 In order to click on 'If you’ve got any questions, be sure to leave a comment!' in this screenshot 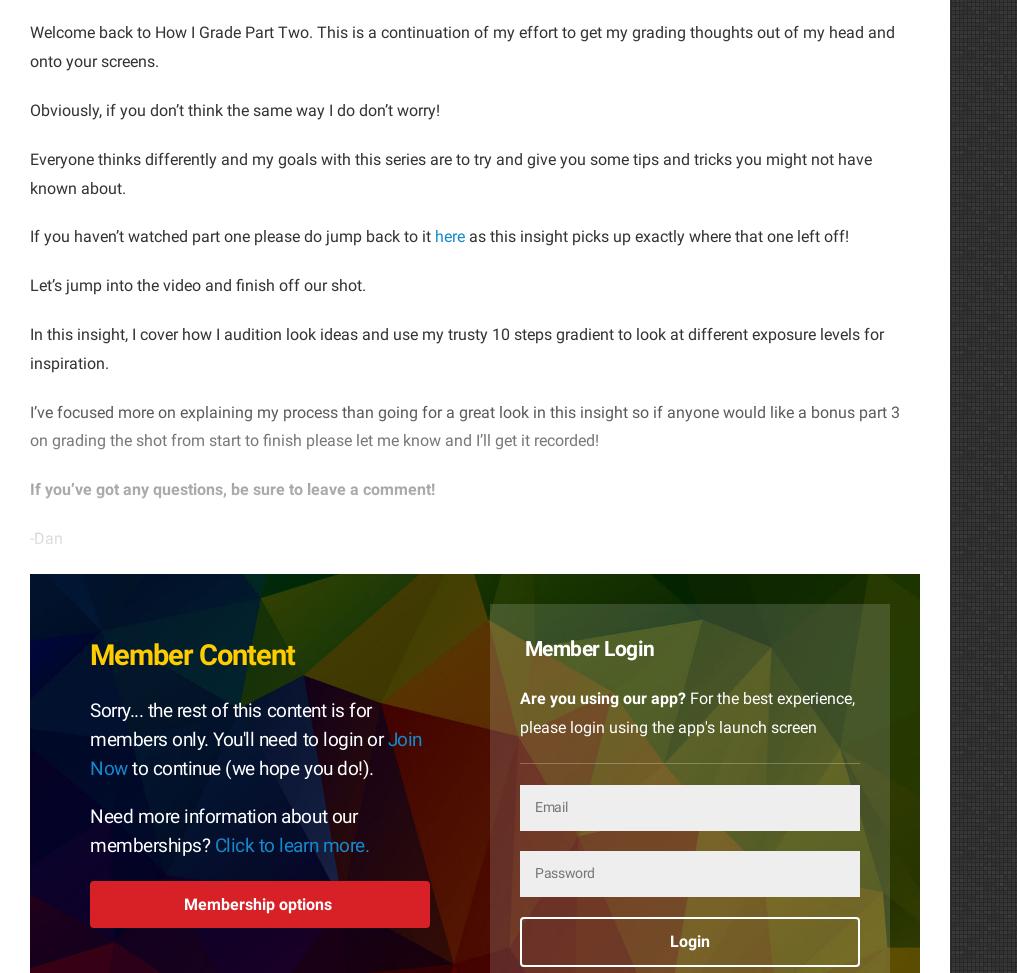, I will do `click(231, 488)`.